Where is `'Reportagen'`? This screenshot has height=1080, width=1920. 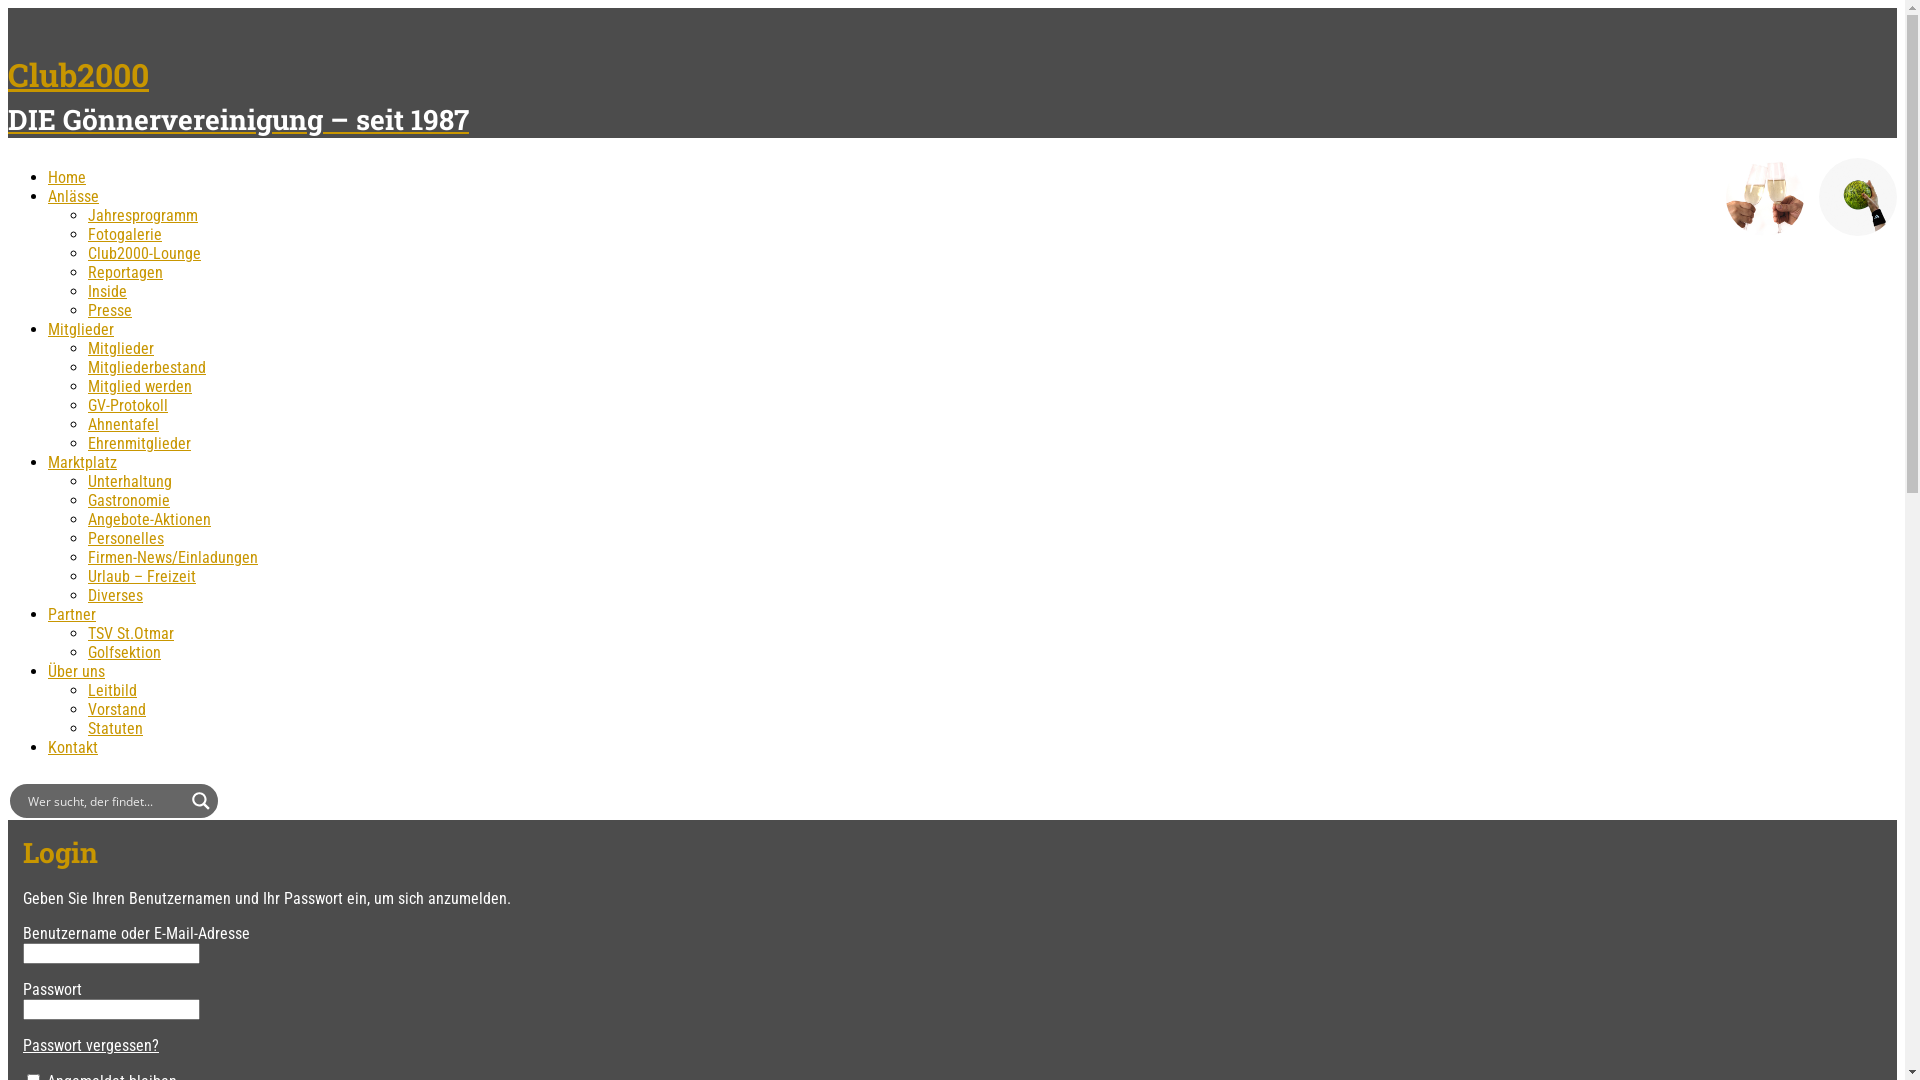 'Reportagen' is located at coordinates (124, 272).